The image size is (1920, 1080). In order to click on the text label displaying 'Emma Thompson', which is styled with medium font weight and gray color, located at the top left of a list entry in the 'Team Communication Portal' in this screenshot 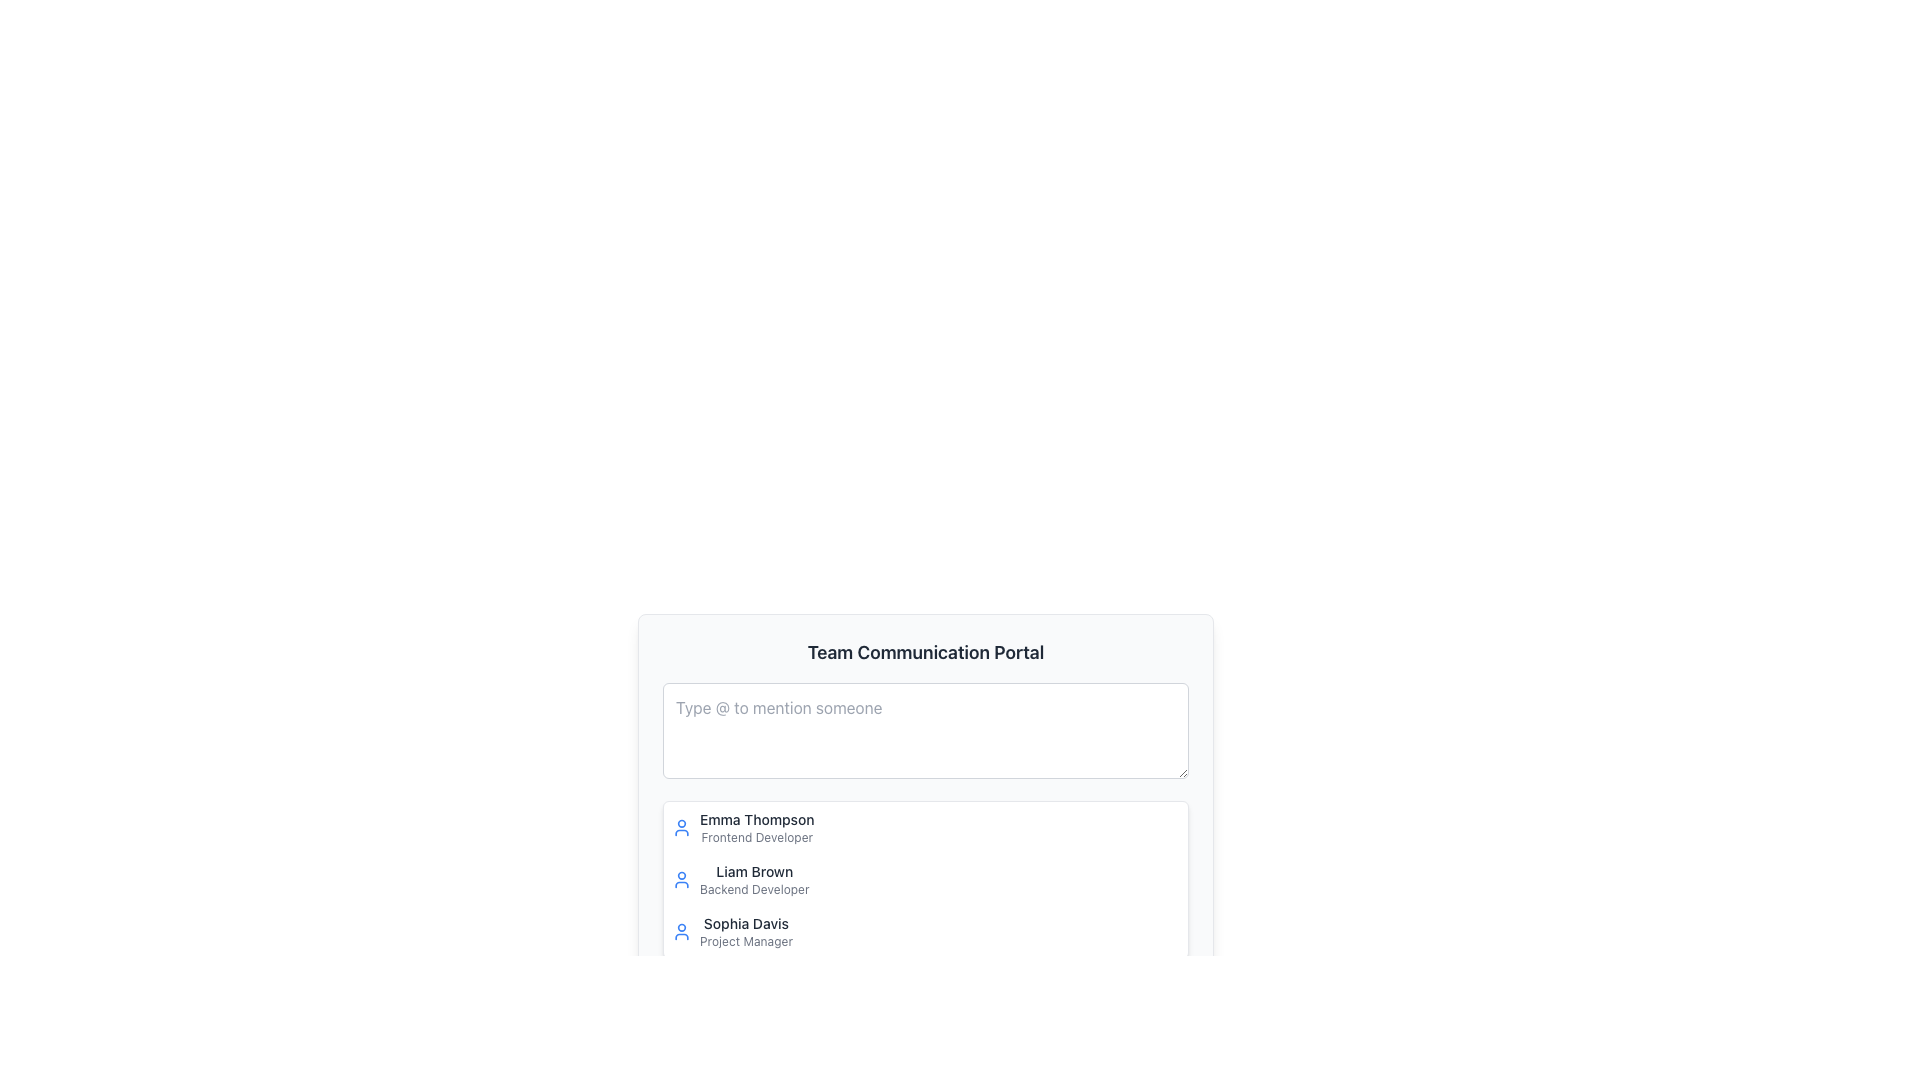, I will do `click(756, 820)`.